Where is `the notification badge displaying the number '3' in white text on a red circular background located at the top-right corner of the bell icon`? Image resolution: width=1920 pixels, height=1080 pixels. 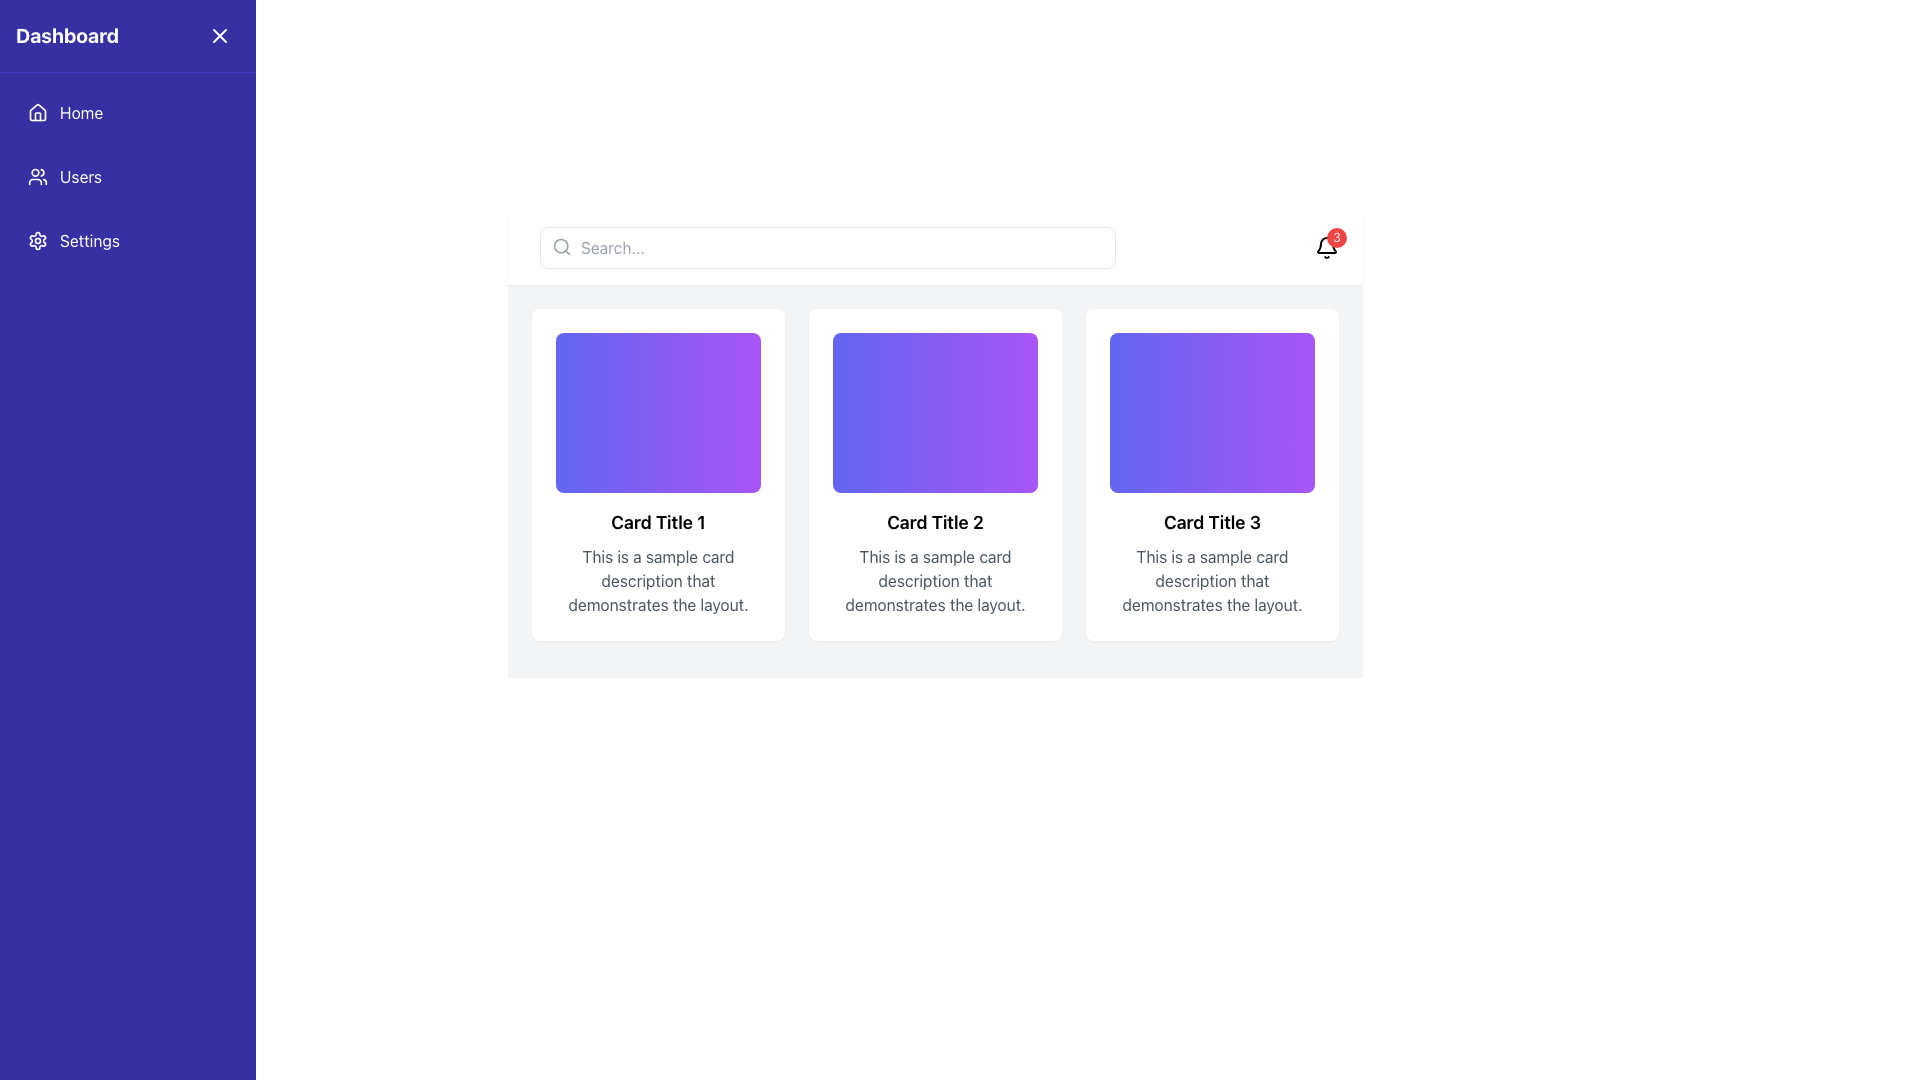
the notification badge displaying the number '3' in white text on a red circular background located at the top-right corner of the bell icon is located at coordinates (1326, 246).